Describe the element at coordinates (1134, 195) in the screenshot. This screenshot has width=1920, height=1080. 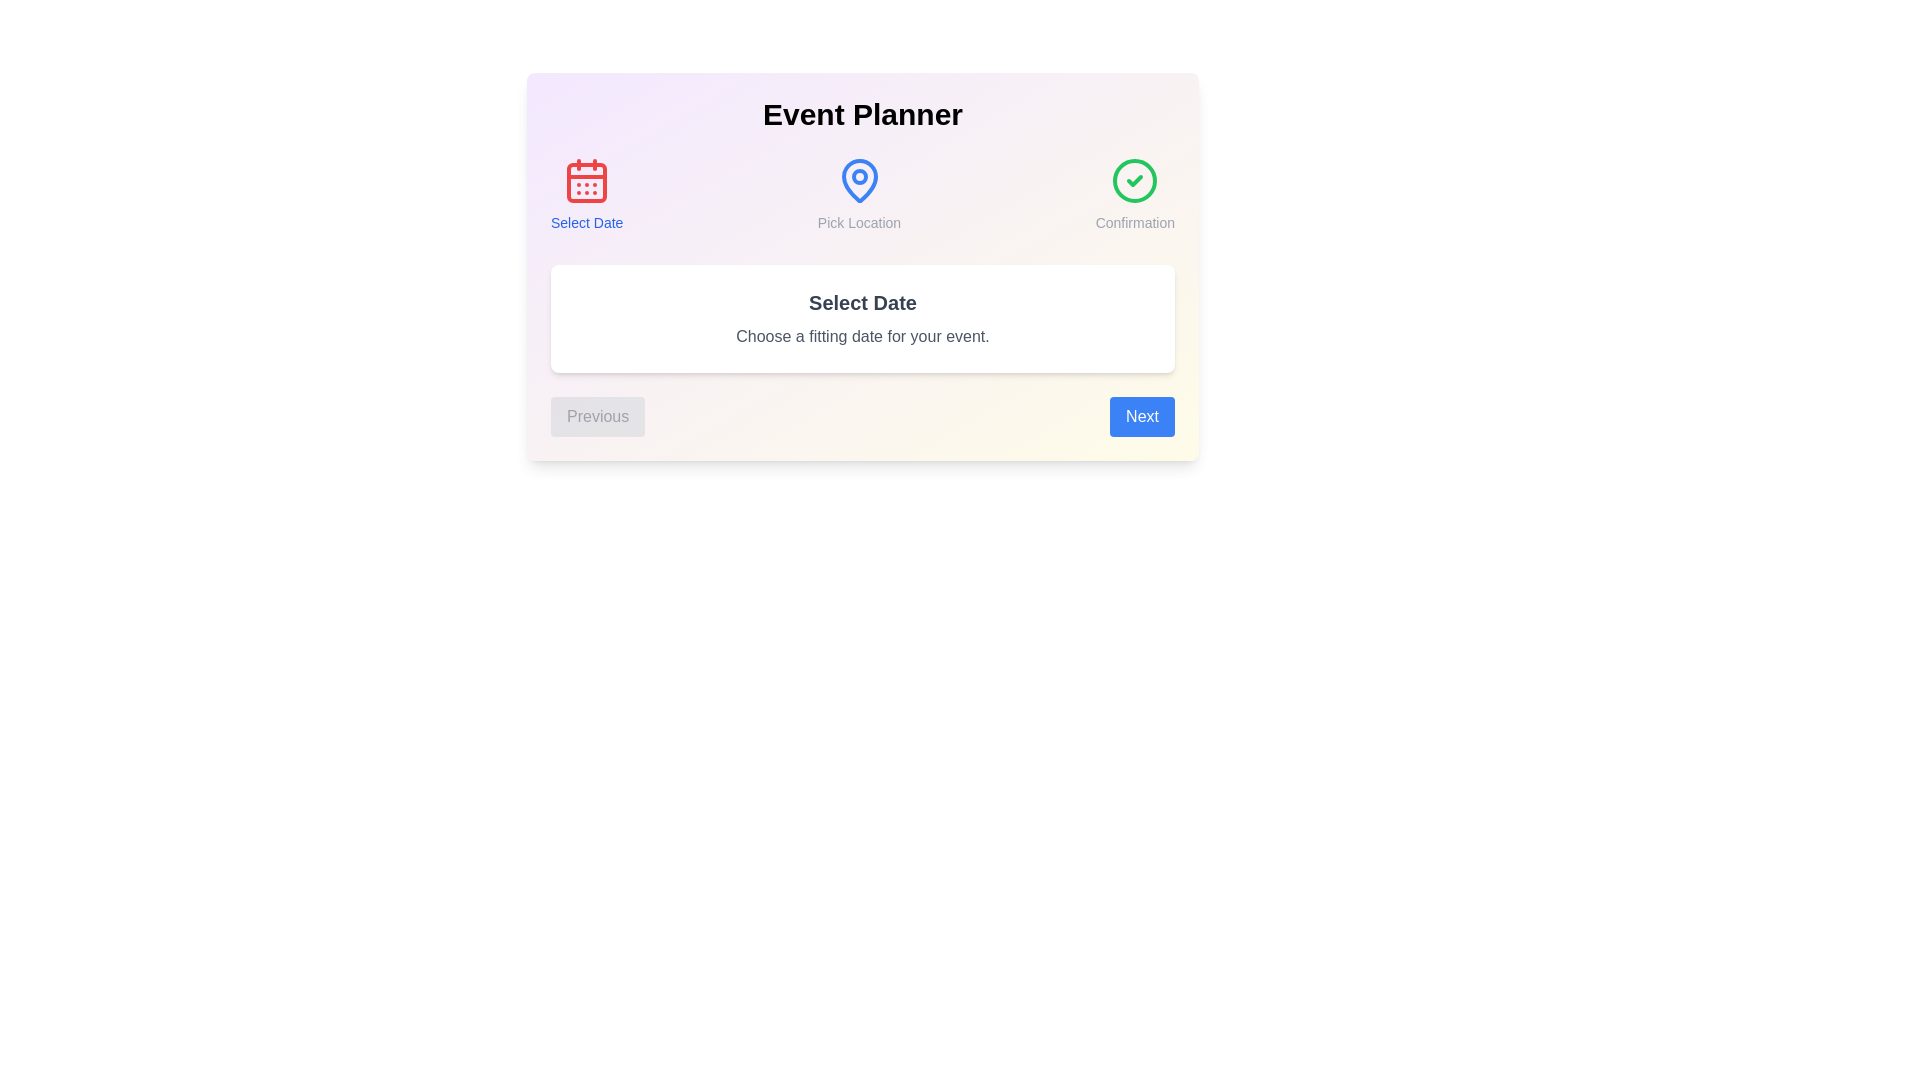
I see `the step Confirmation in the header to navigate to it` at that location.